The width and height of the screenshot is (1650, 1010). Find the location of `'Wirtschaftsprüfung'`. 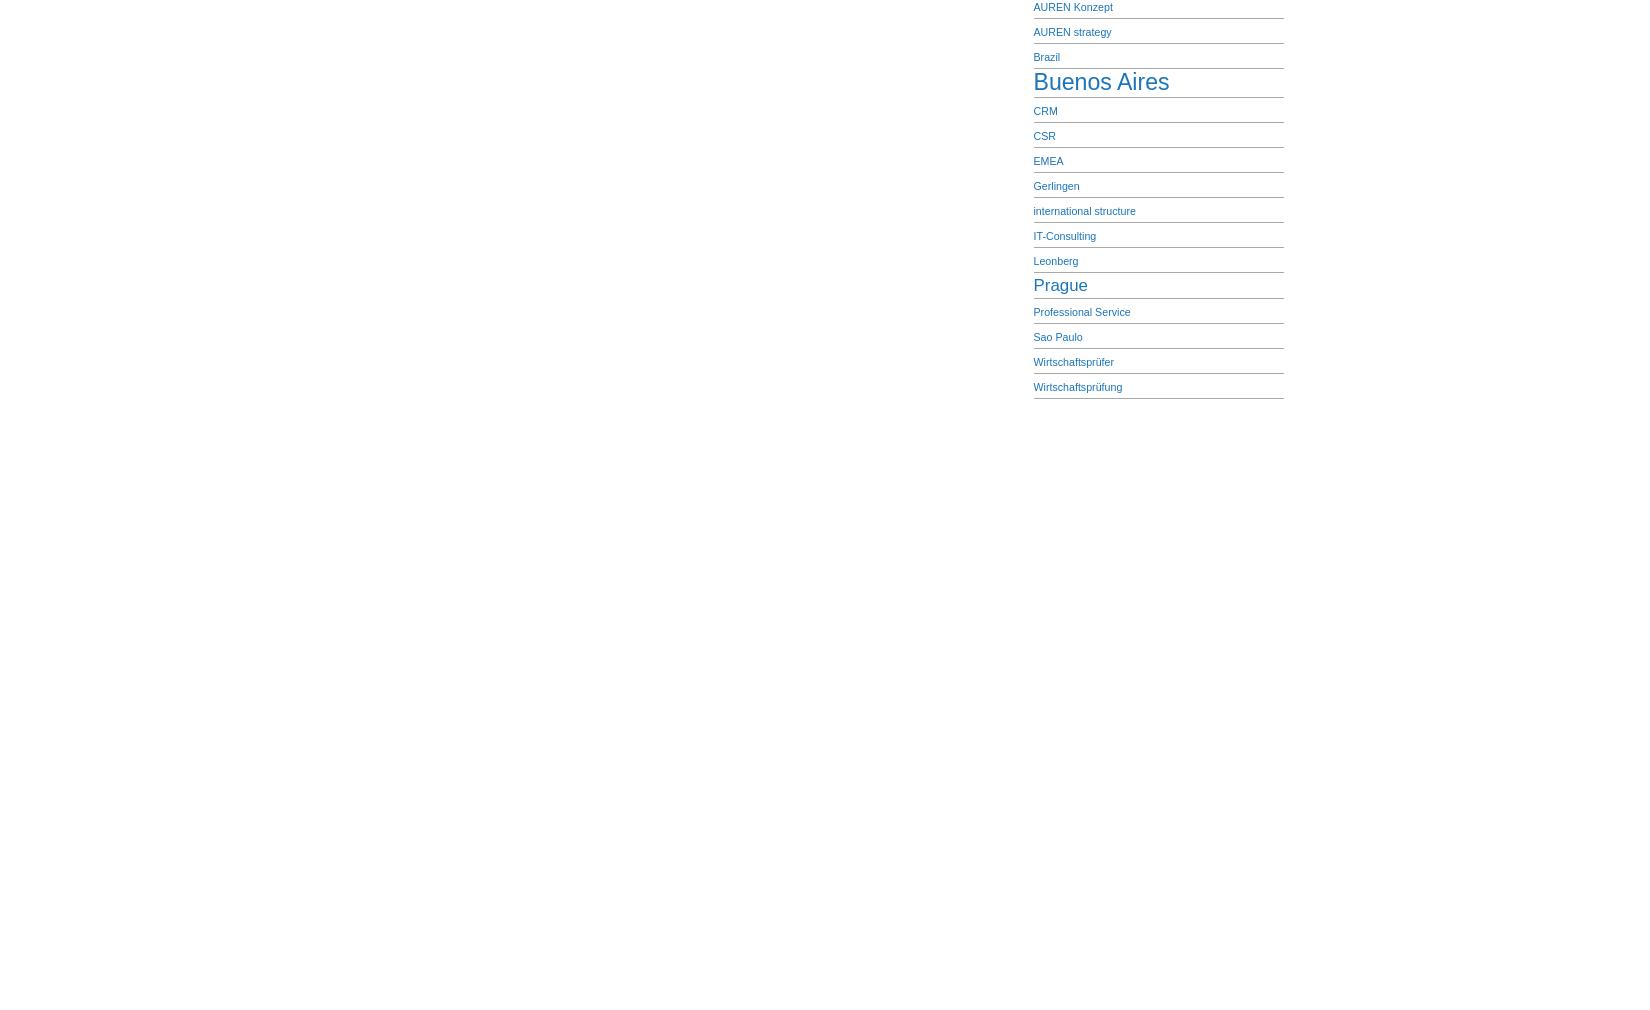

'Wirtschaftsprüfung' is located at coordinates (1077, 386).